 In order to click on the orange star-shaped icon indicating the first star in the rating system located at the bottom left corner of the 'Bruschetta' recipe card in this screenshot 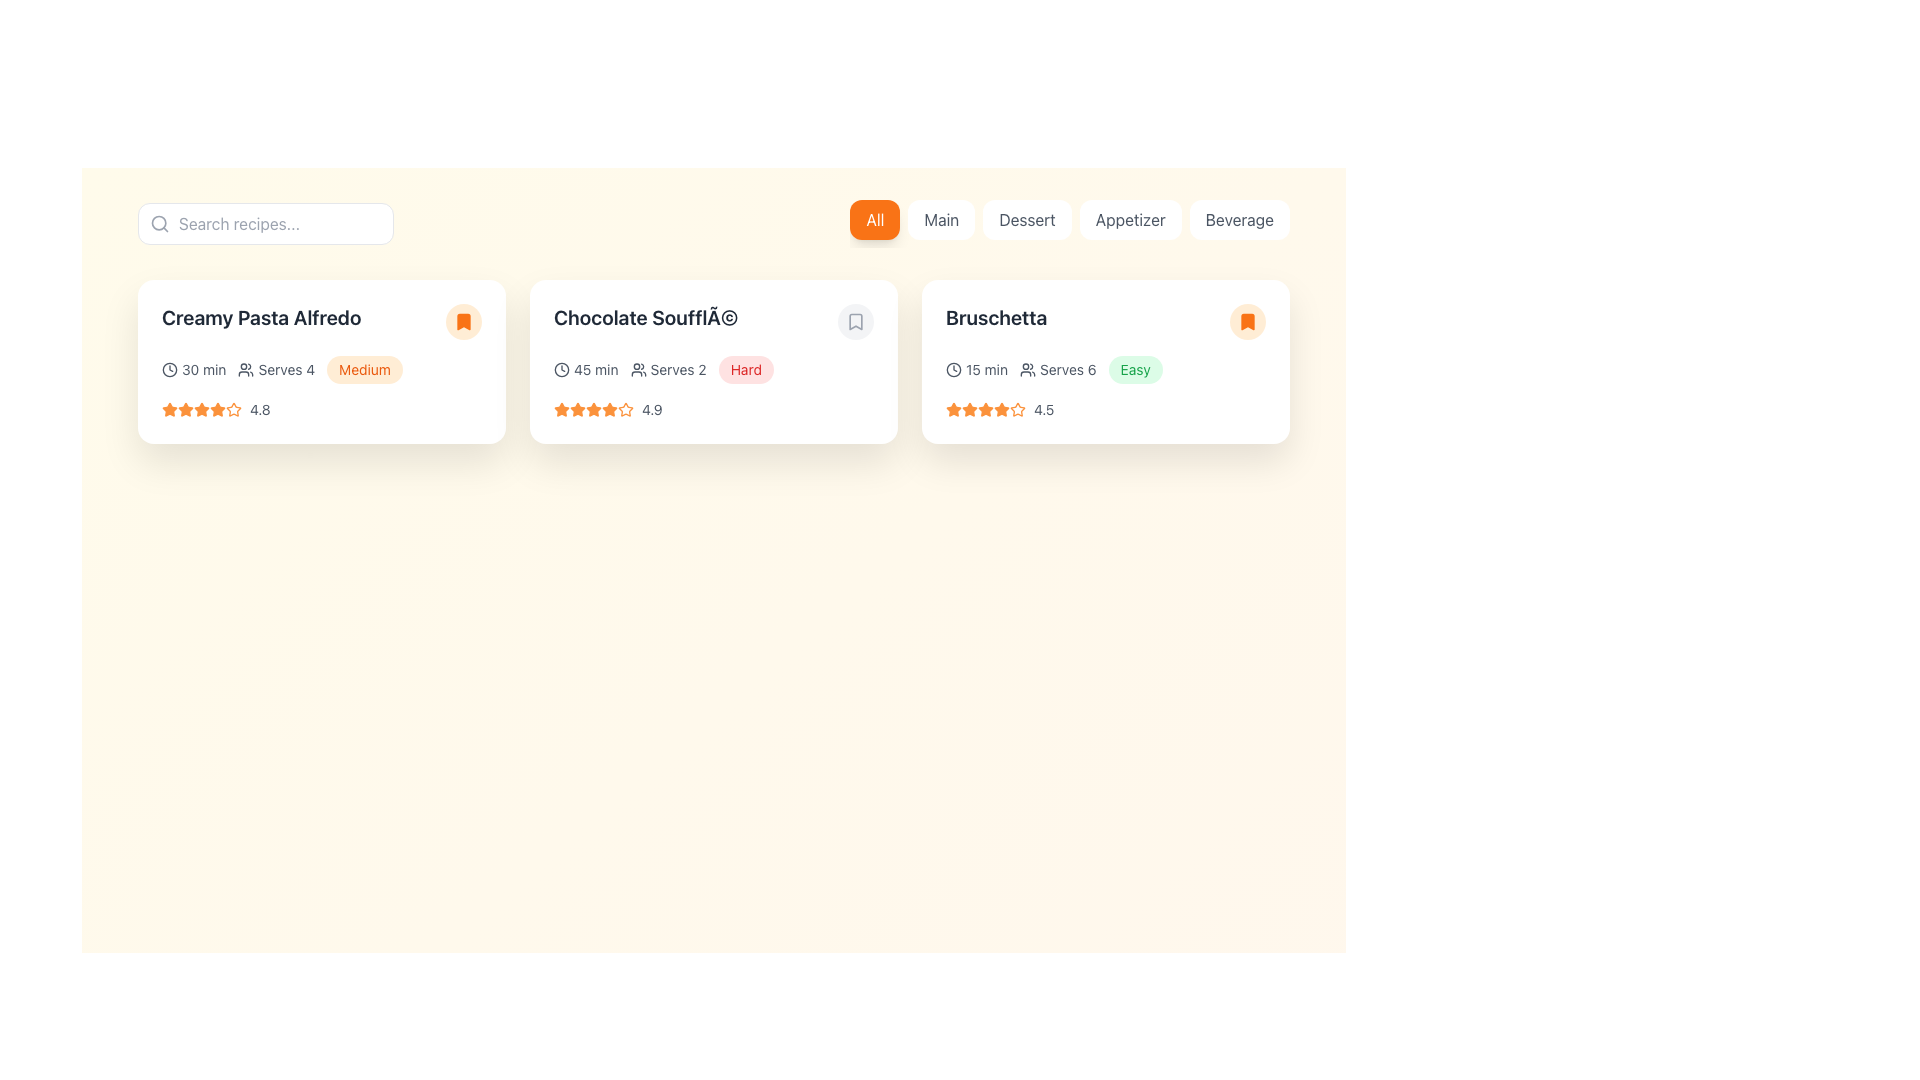, I will do `click(953, 408)`.